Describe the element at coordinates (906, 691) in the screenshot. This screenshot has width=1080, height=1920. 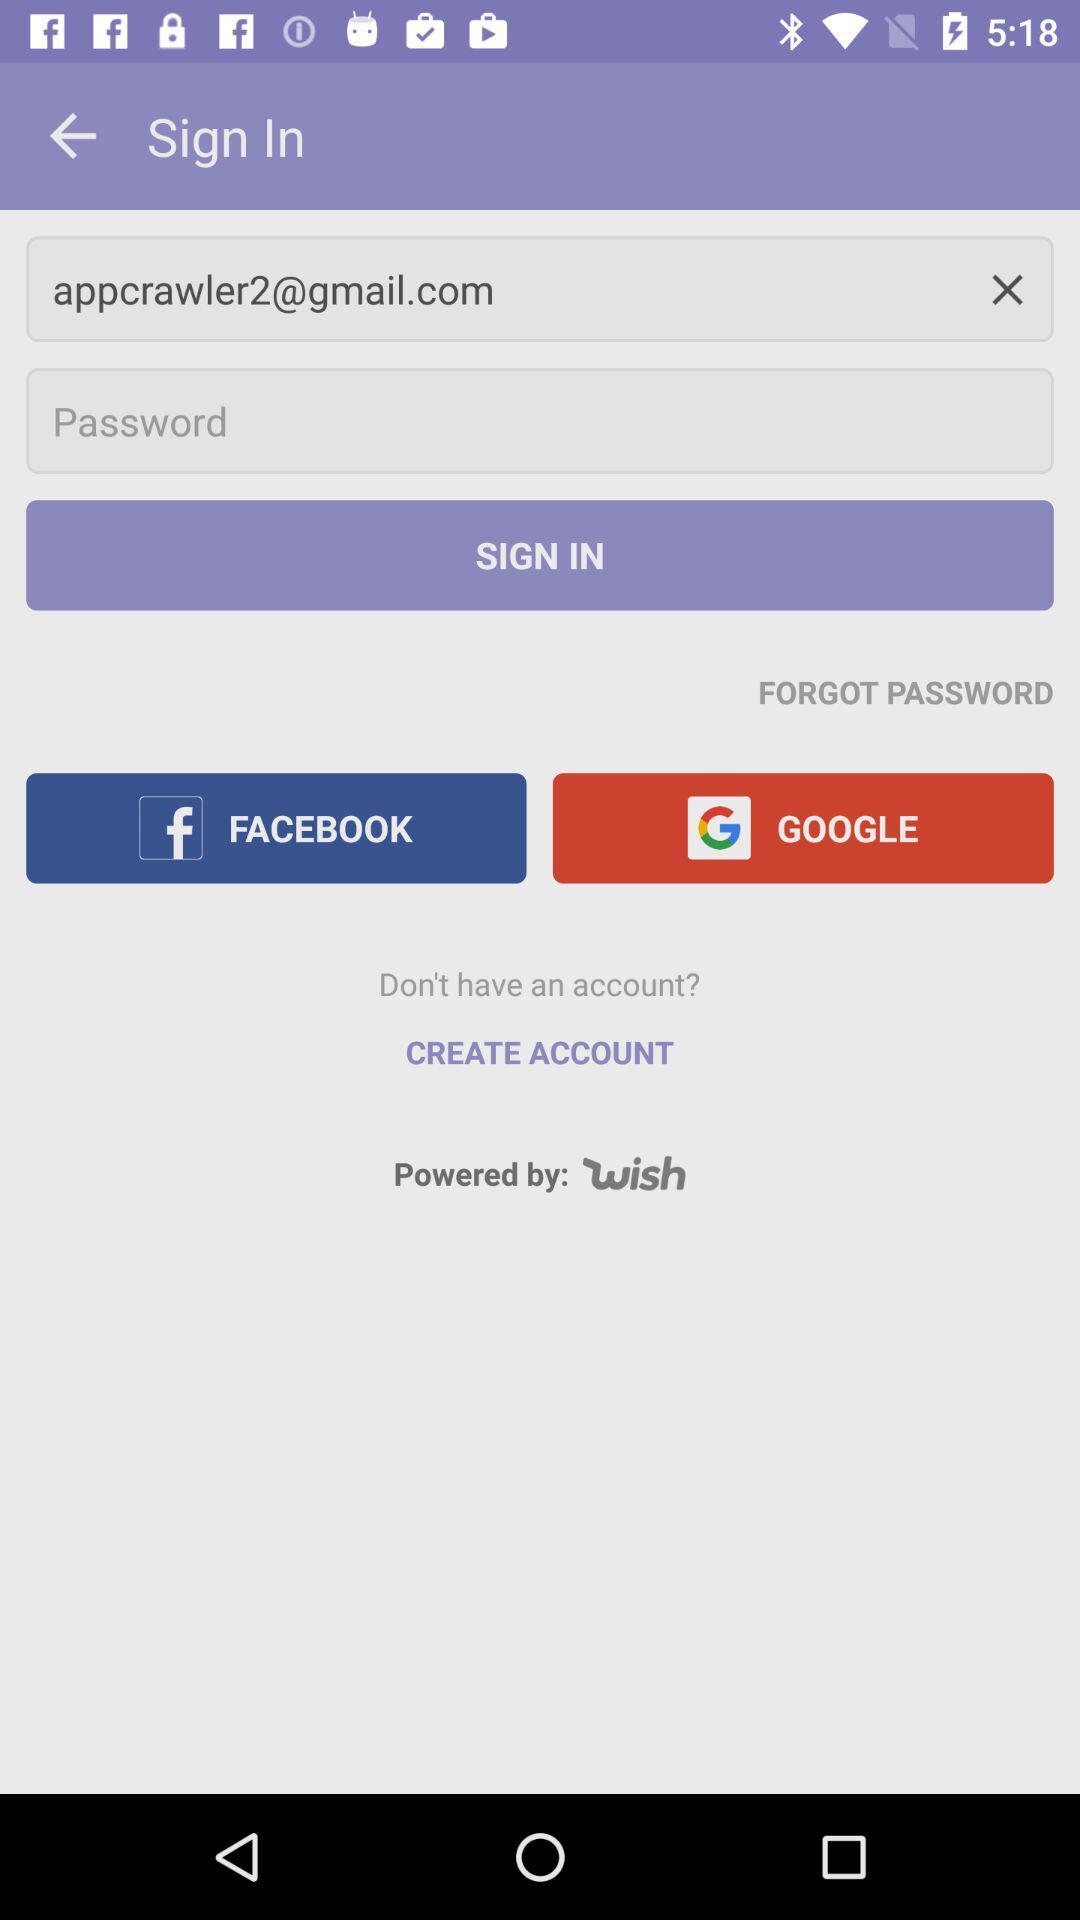
I see `forgot password` at that location.